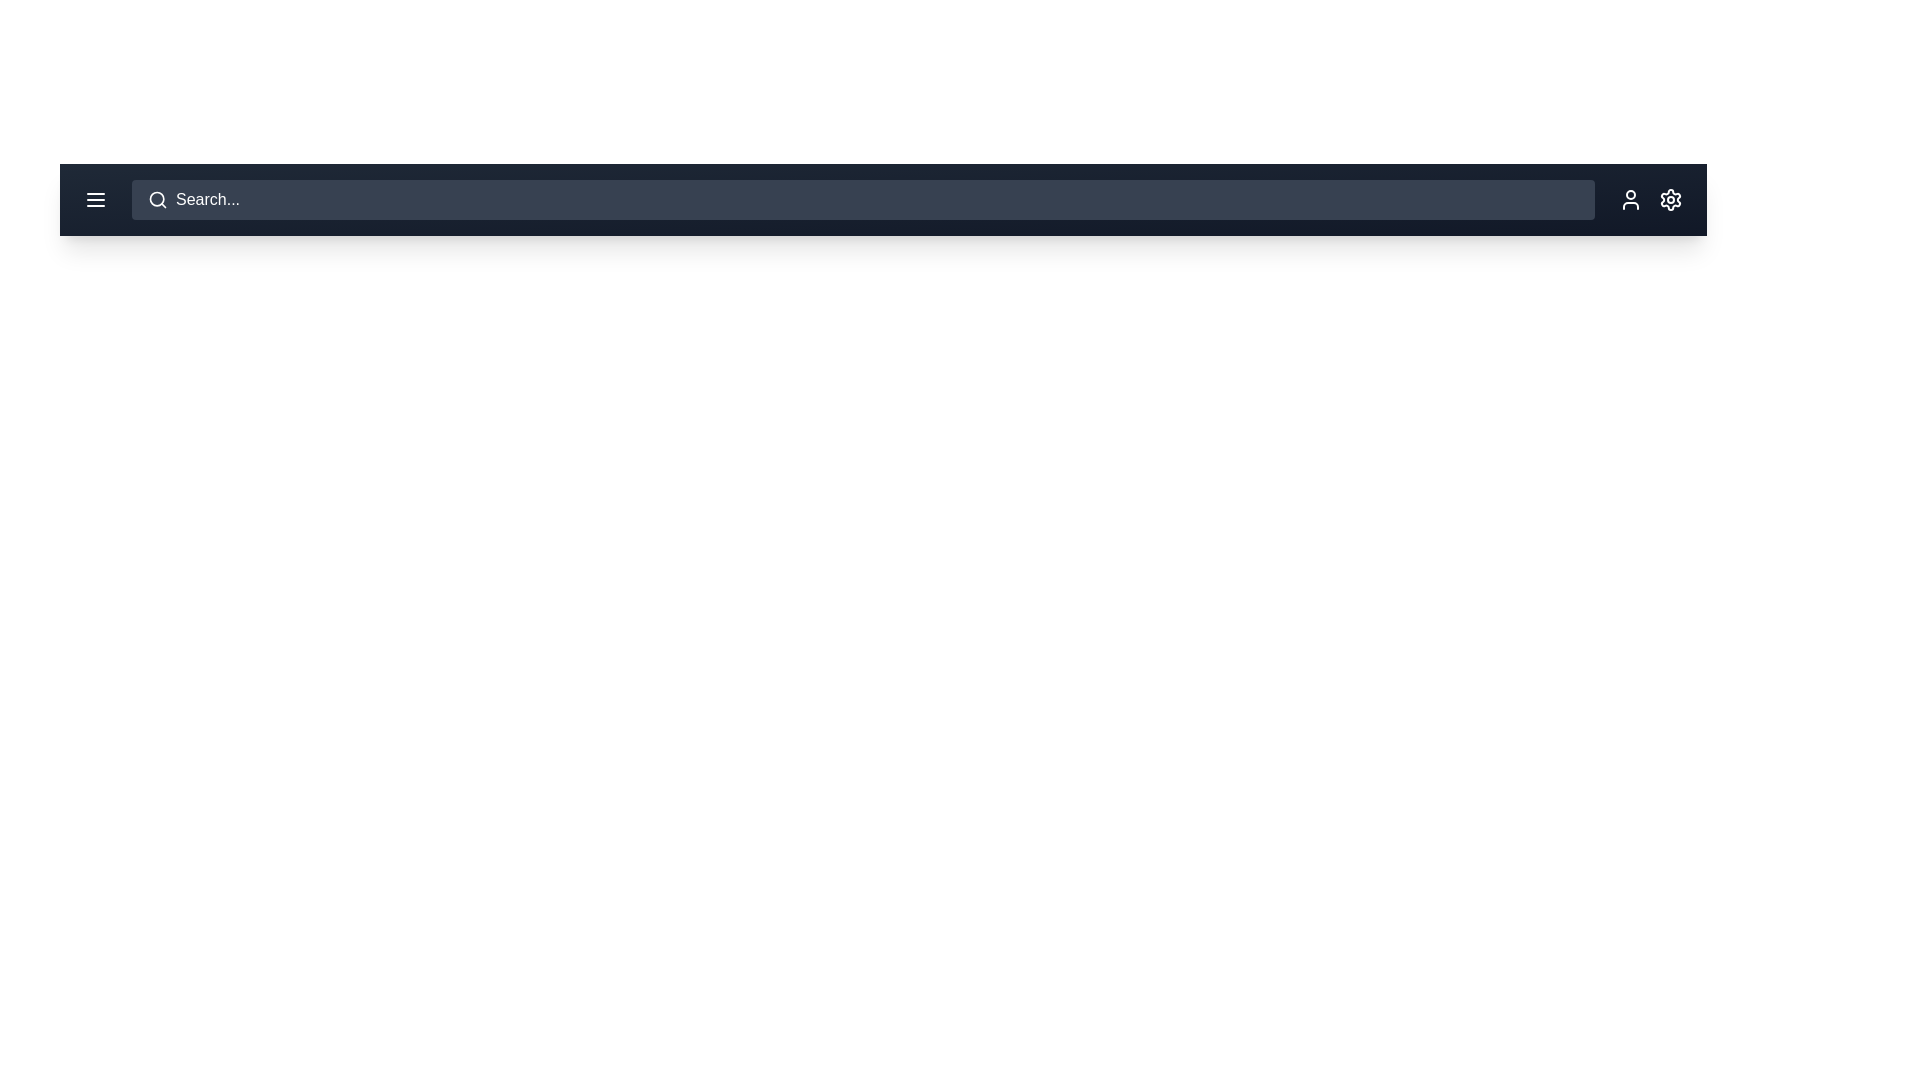 The width and height of the screenshot is (1920, 1080). Describe the element at coordinates (863, 200) in the screenshot. I see `the search bar to activate it` at that location.